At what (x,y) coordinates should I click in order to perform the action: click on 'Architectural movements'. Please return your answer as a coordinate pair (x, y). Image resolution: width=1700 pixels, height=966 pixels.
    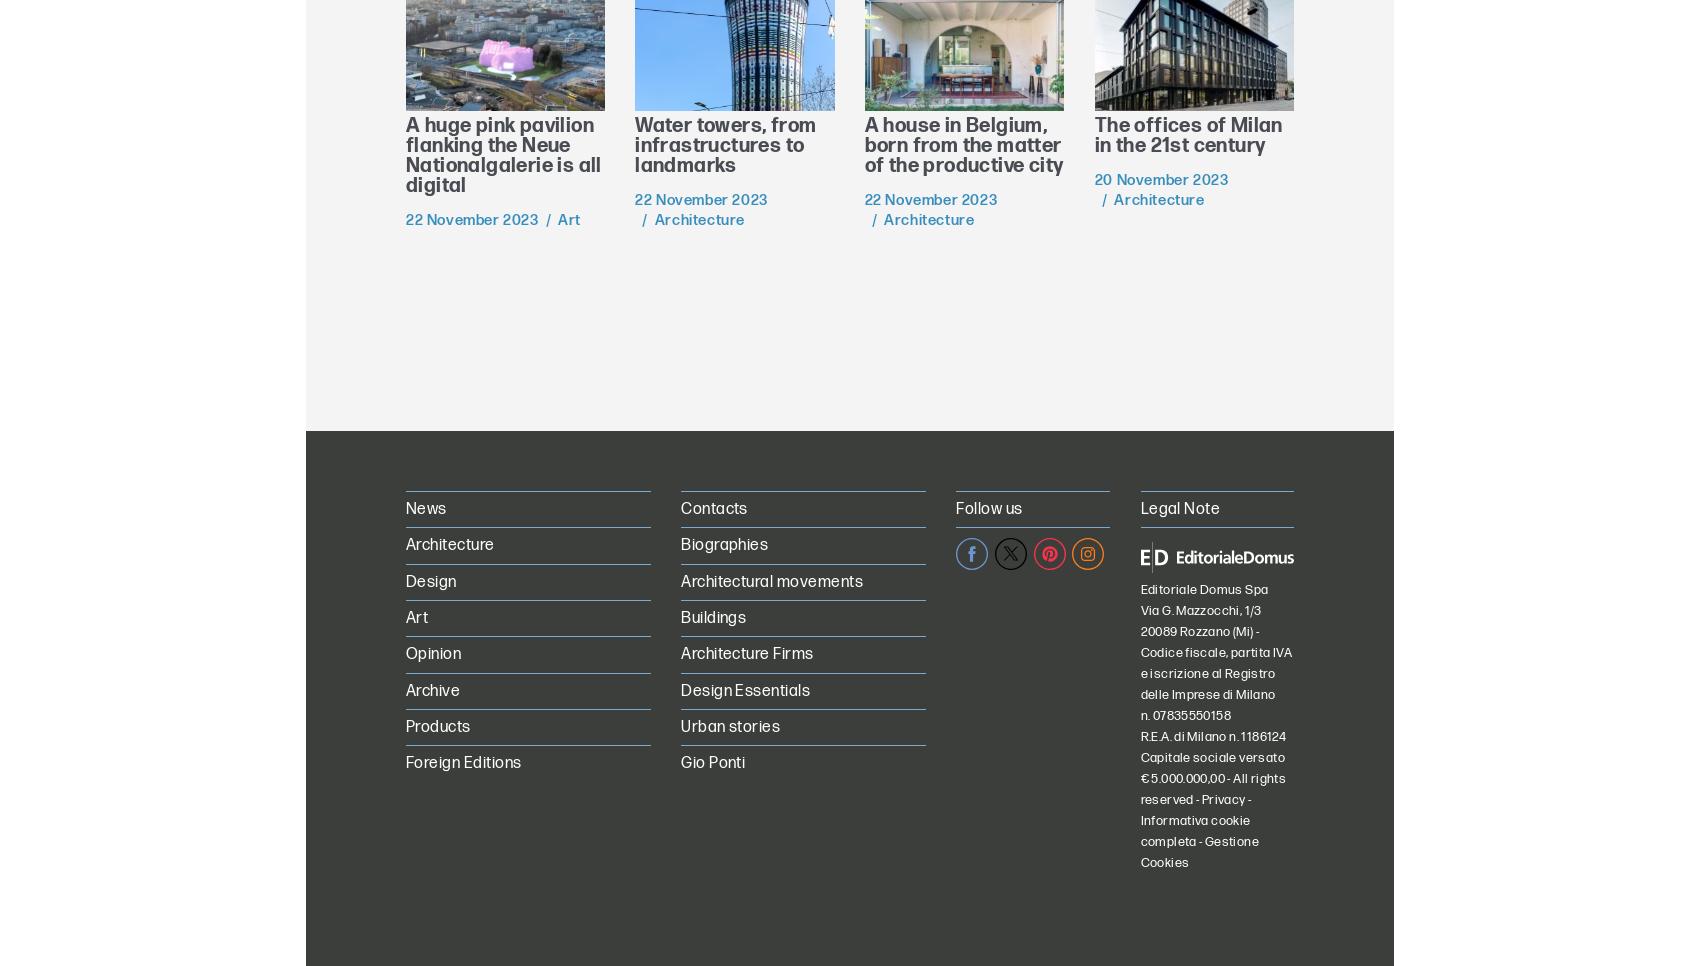
    Looking at the image, I should click on (770, 580).